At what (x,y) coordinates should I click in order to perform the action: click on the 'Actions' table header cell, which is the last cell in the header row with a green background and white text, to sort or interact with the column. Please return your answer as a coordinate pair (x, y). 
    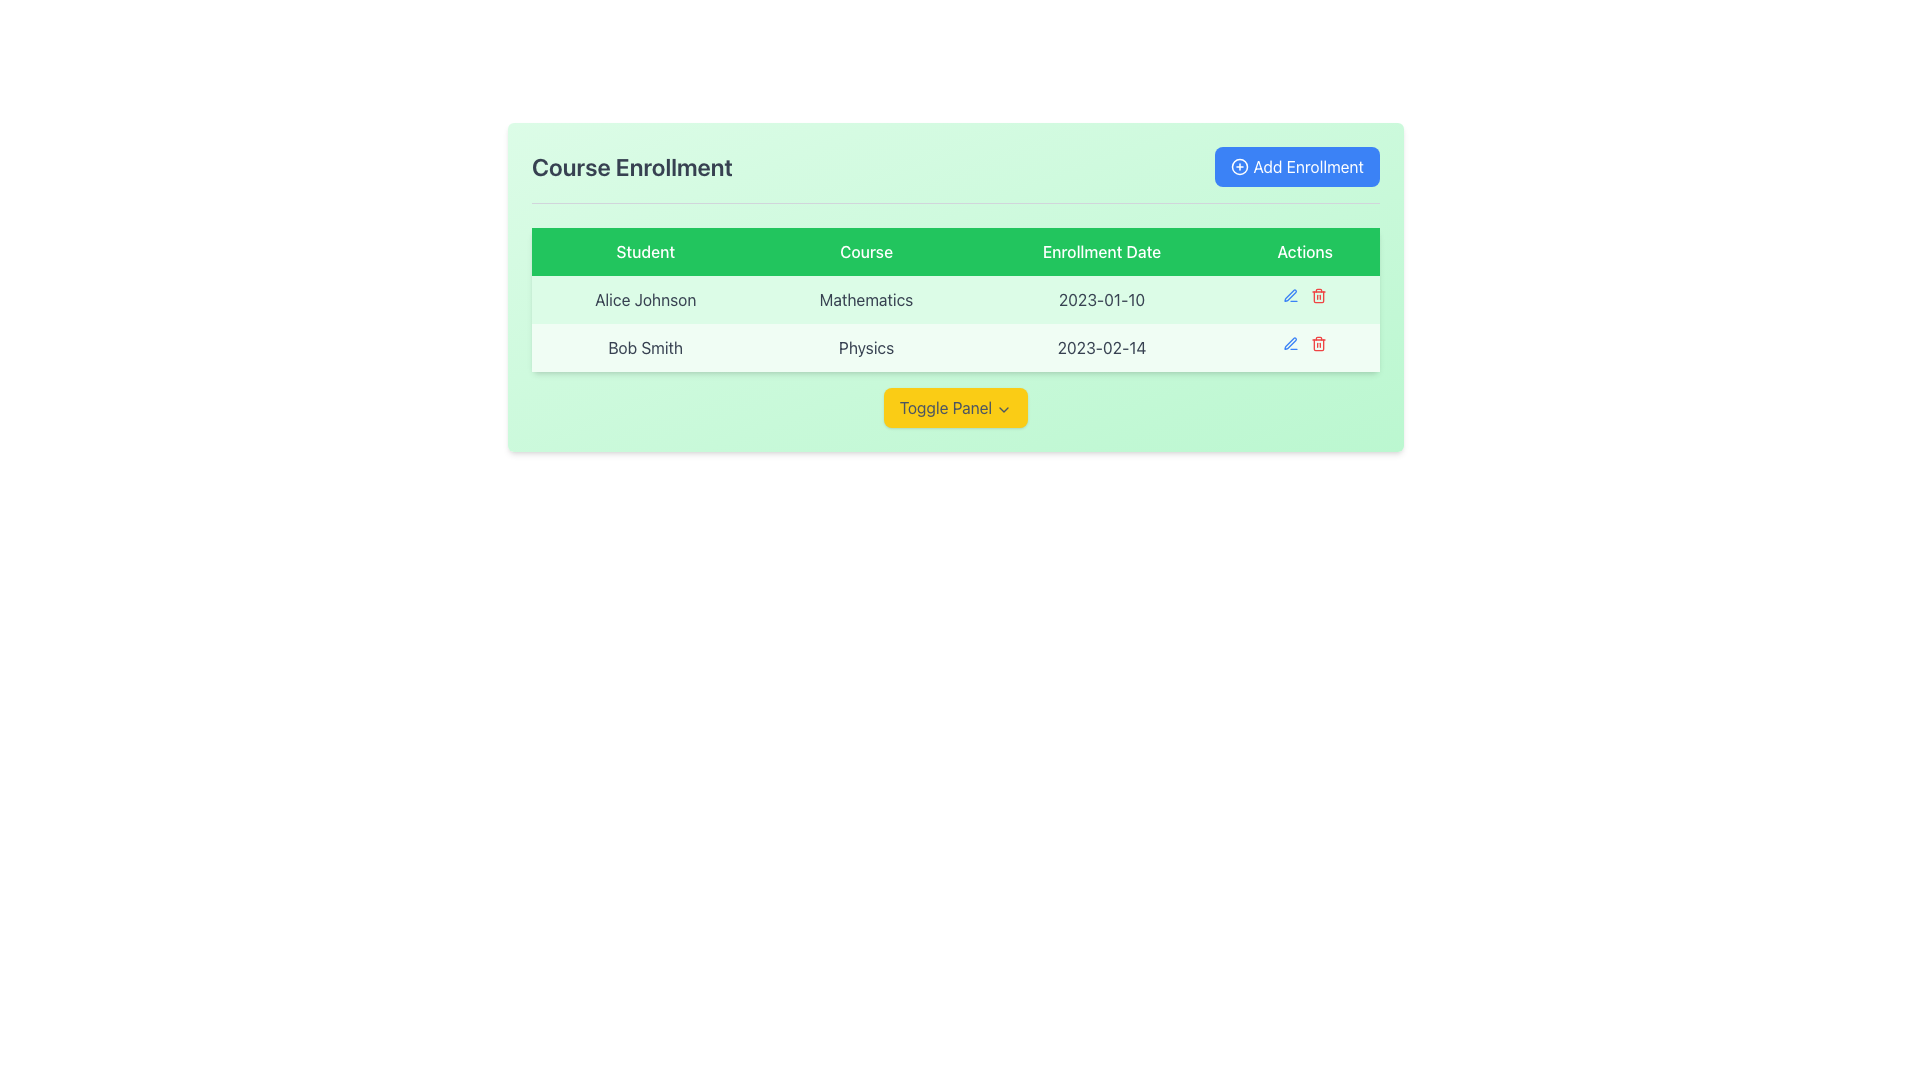
    Looking at the image, I should click on (1305, 250).